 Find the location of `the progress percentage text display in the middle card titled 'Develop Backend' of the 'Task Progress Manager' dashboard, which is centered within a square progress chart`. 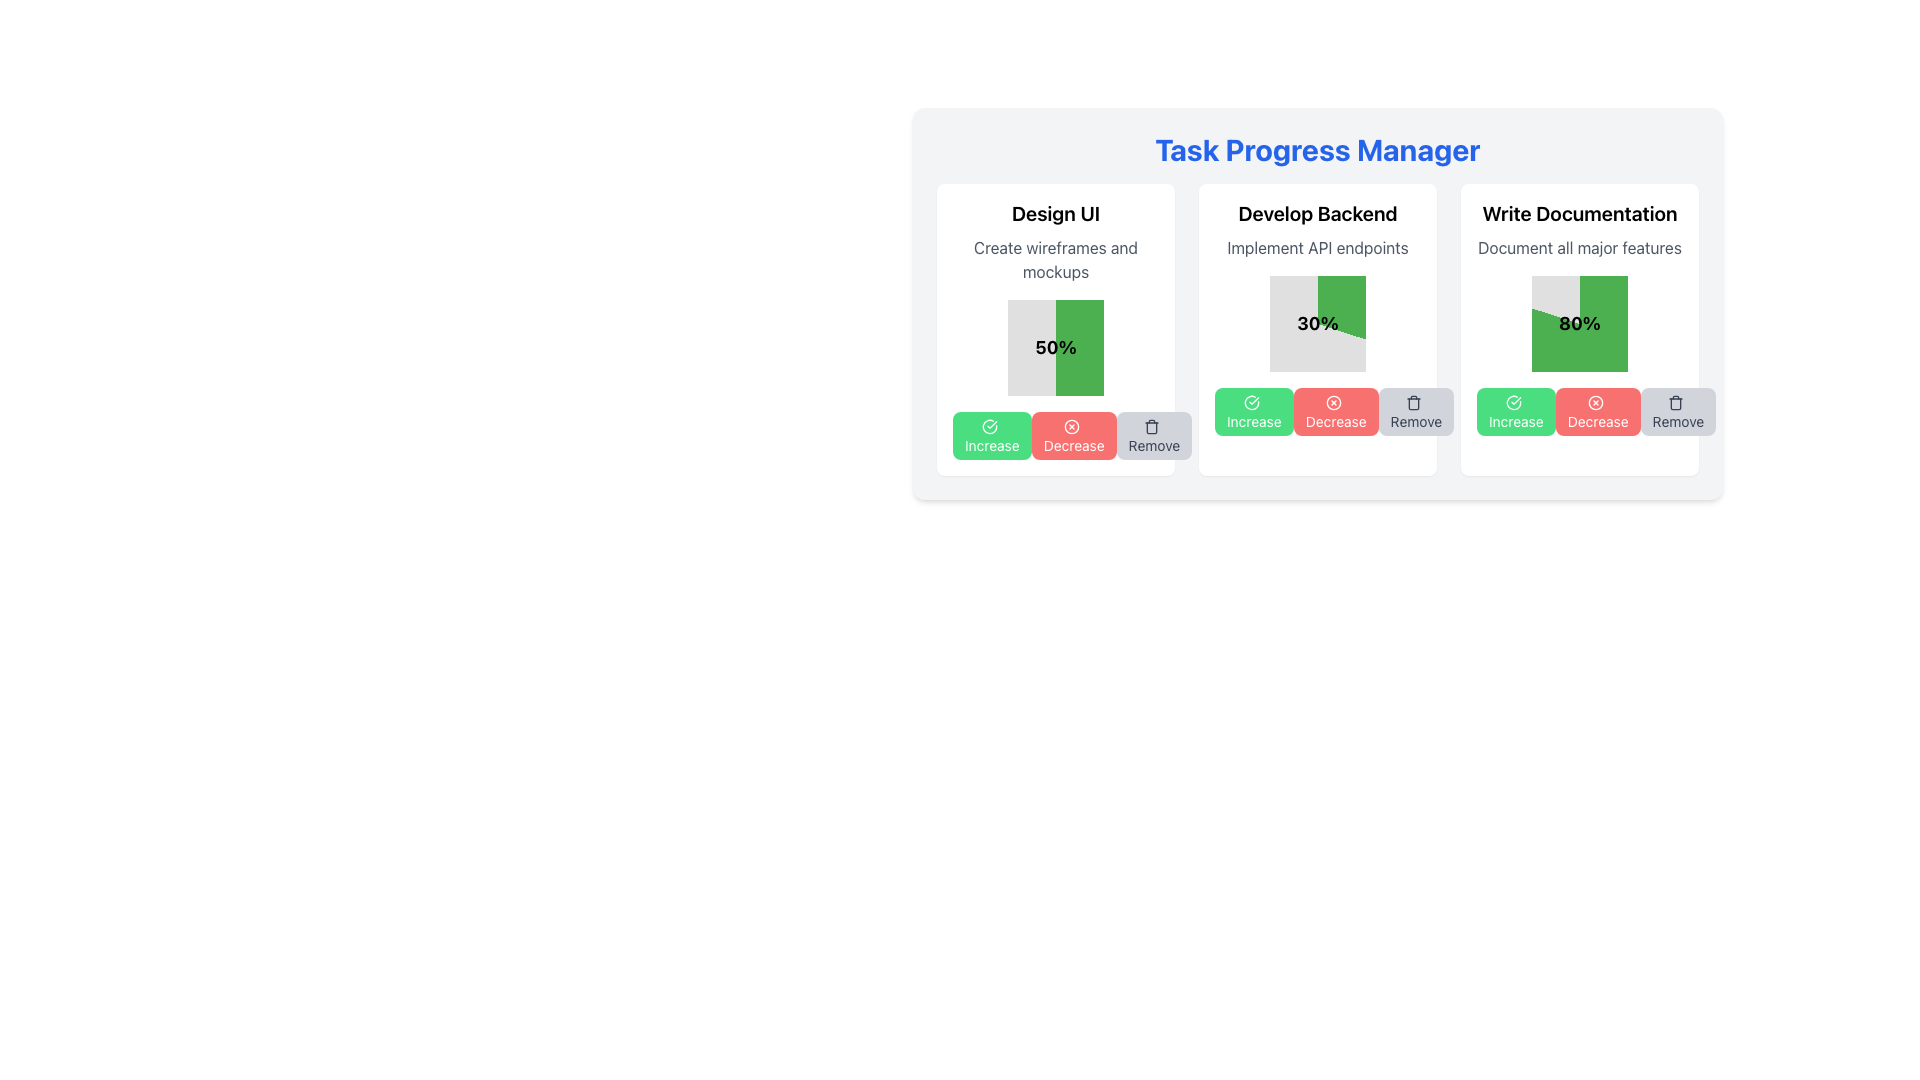

the progress percentage text display in the middle card titled 'Develop Backend' of the 'Task Progress Manager' dashboard, which is centered within a square progress chart is located at coordinates (1318, 323).